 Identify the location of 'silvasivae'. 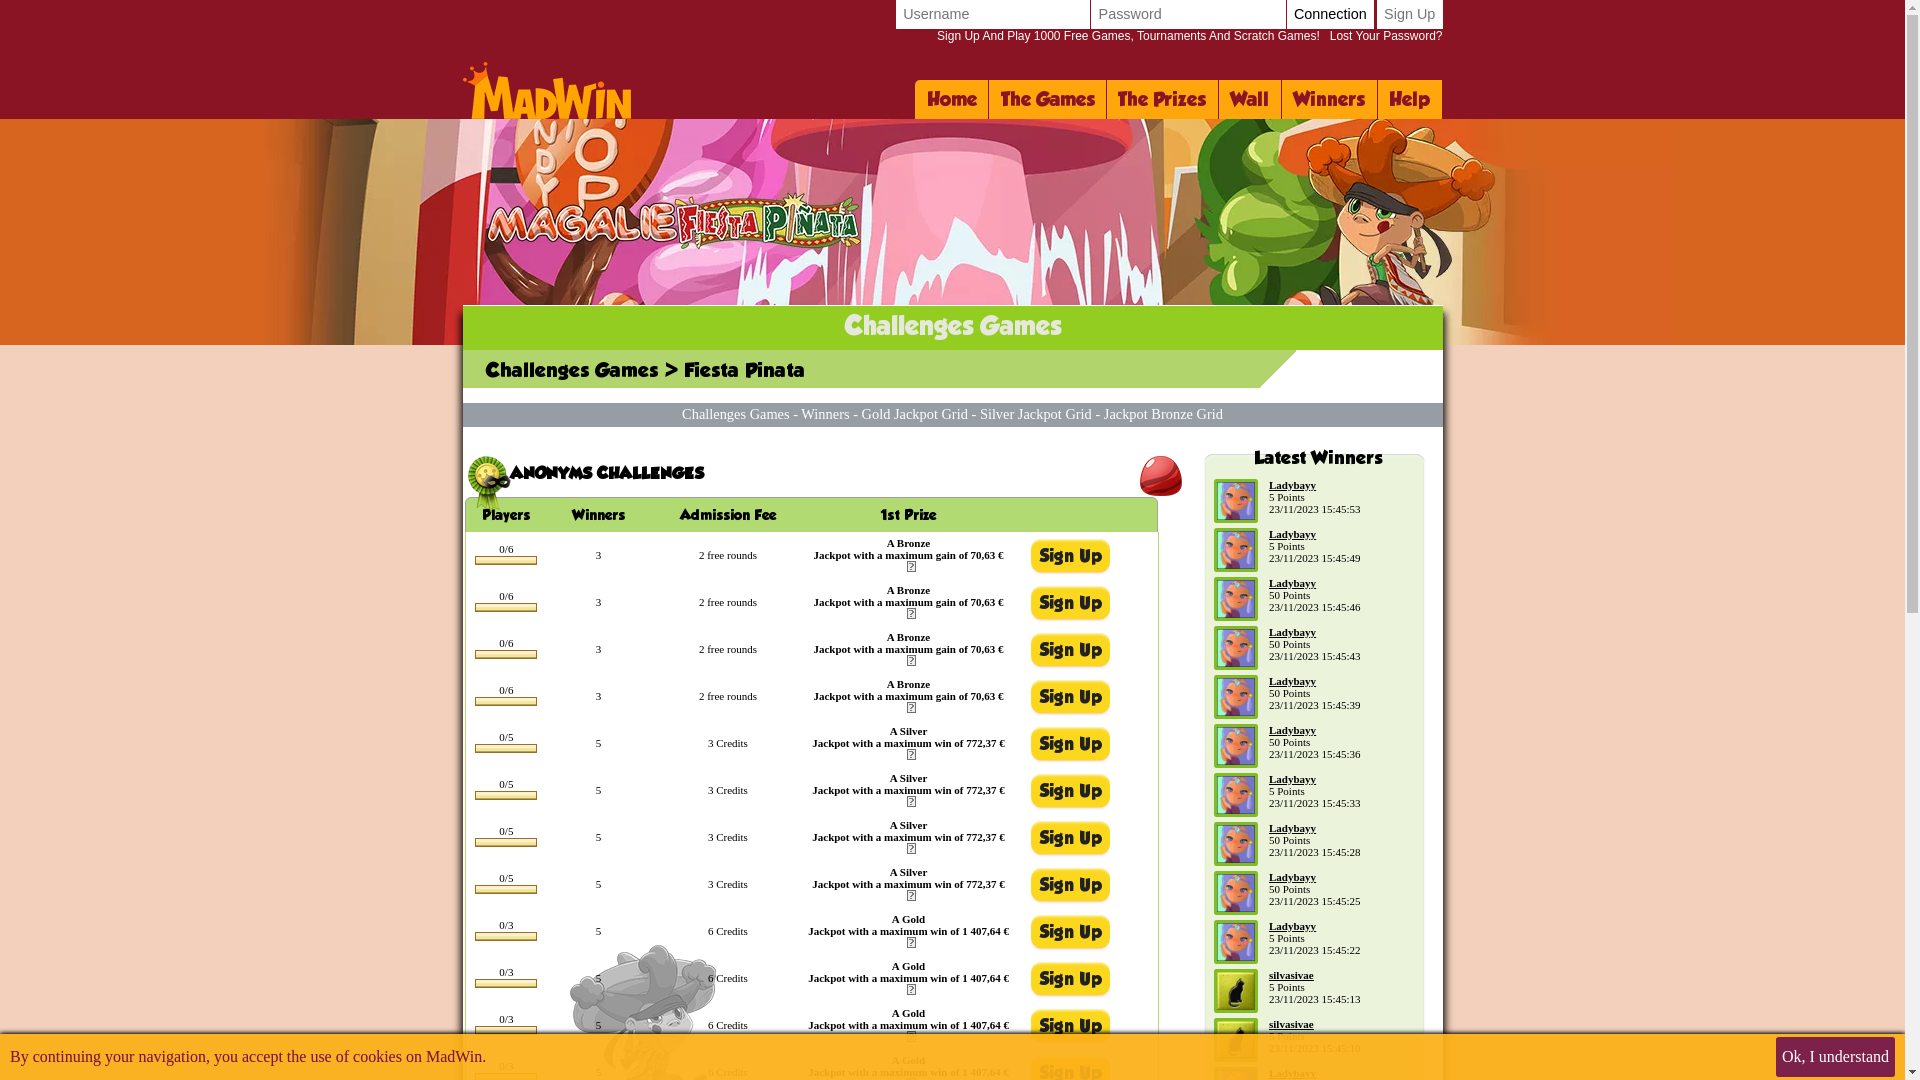
(1291, 974).